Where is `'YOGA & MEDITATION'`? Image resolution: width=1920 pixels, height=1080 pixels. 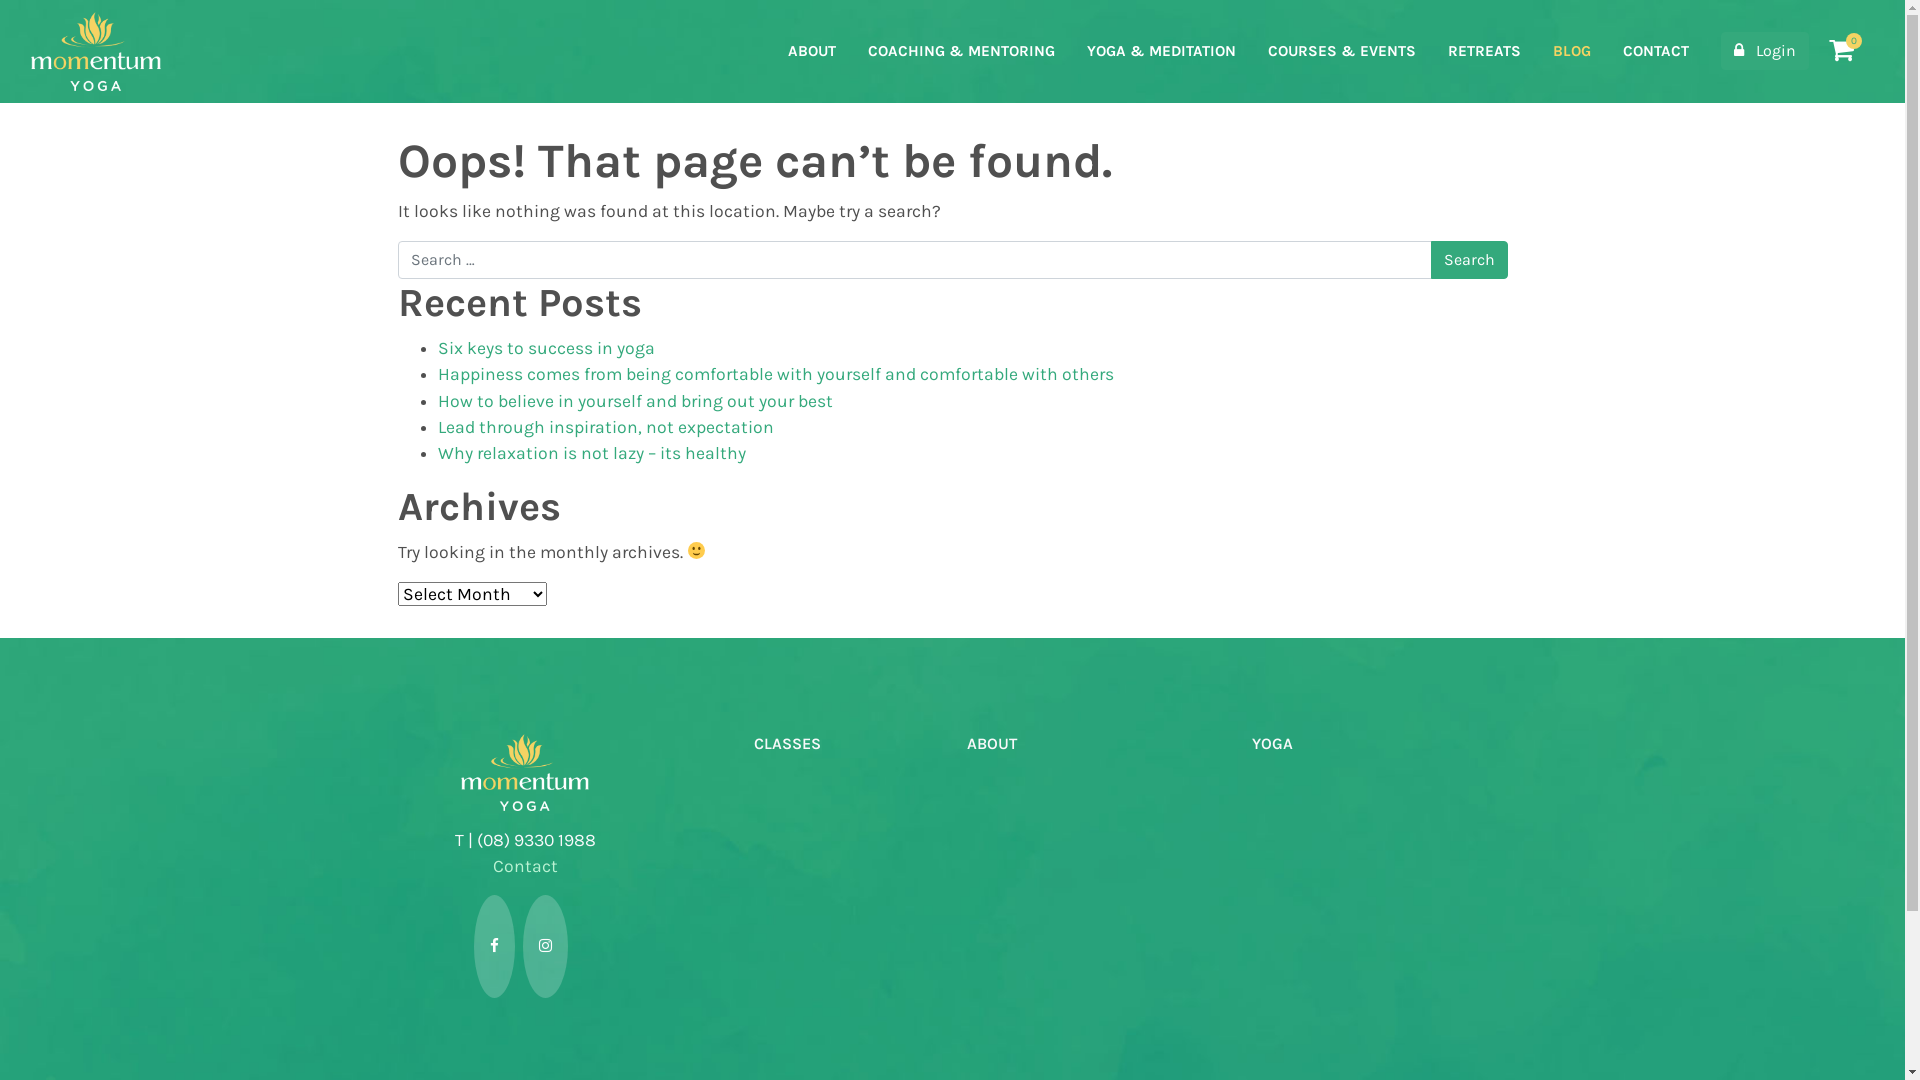 'YOGA & MEDITATION' is located at coordinates (1161, 50).